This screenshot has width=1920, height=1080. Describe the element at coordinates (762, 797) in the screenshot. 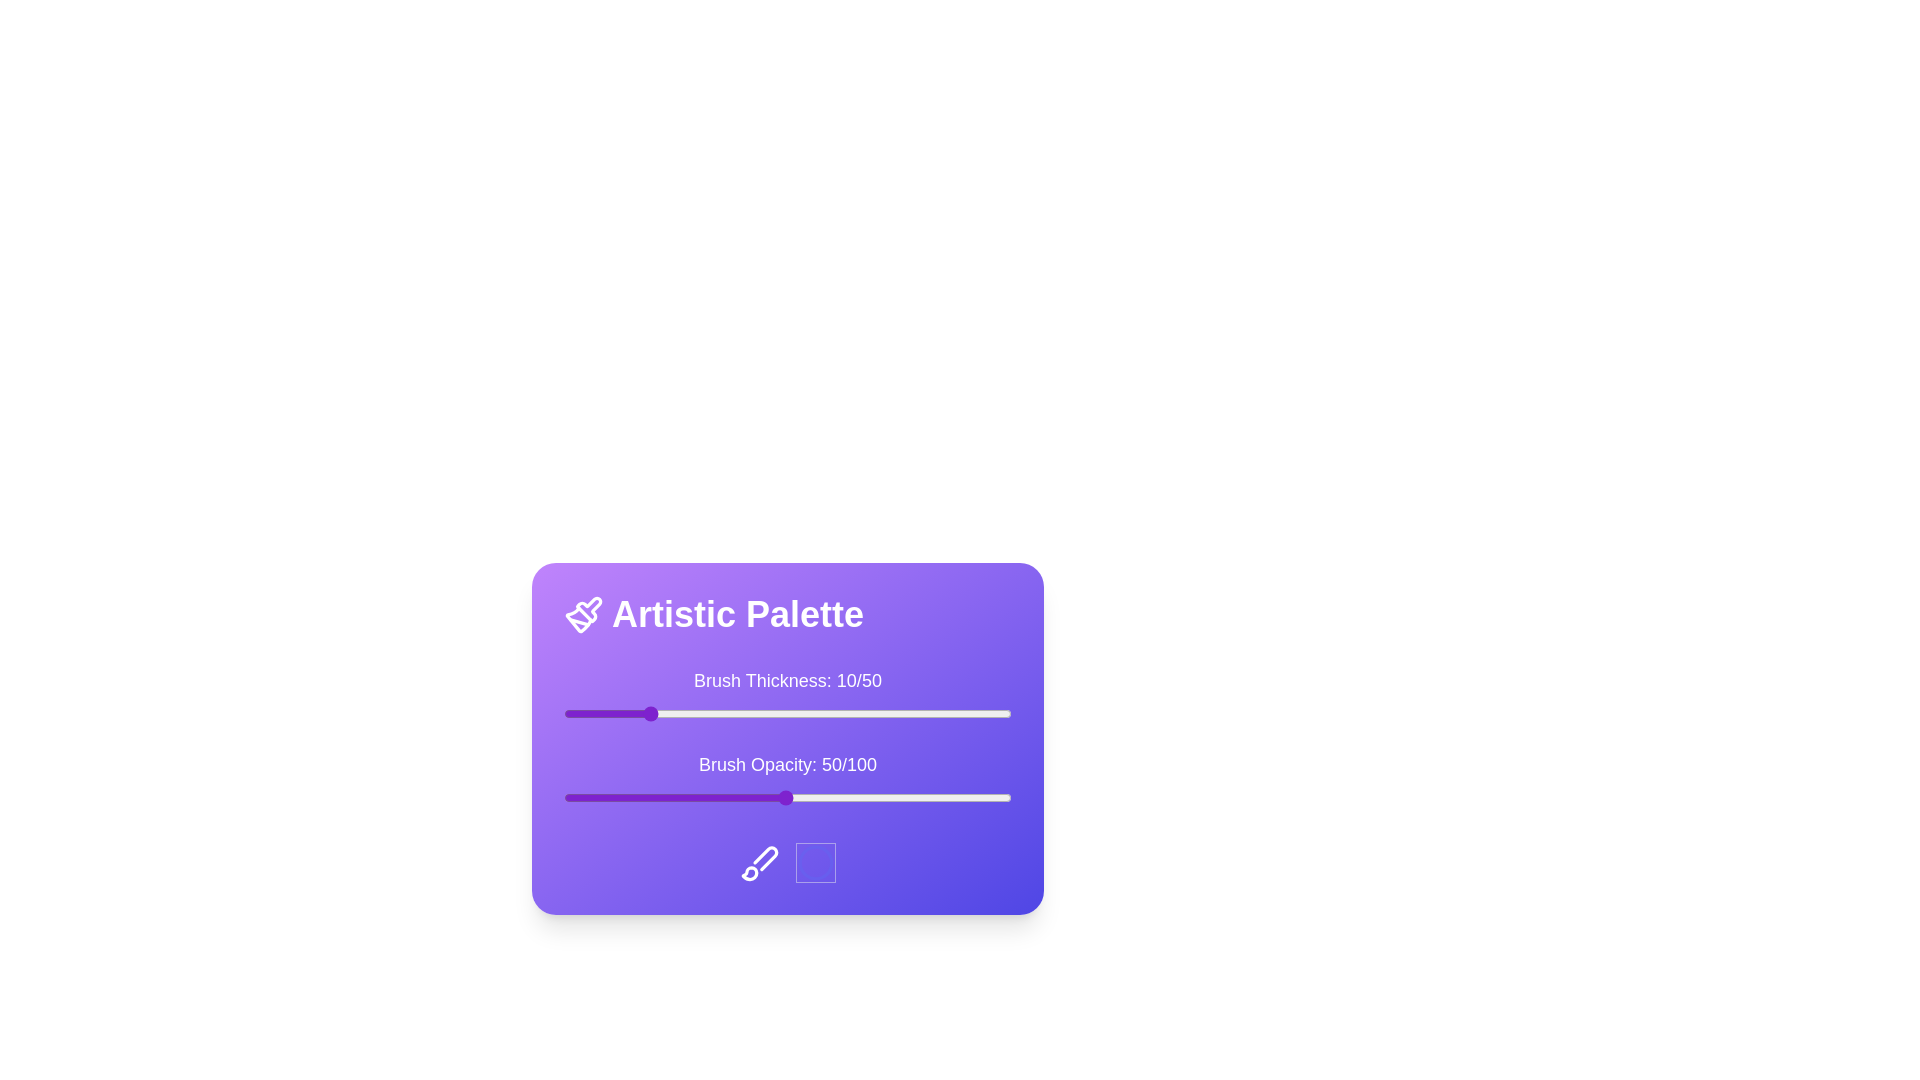

I see `the 'Brush Opacity' slider to set the opacity to 45%` at that location.